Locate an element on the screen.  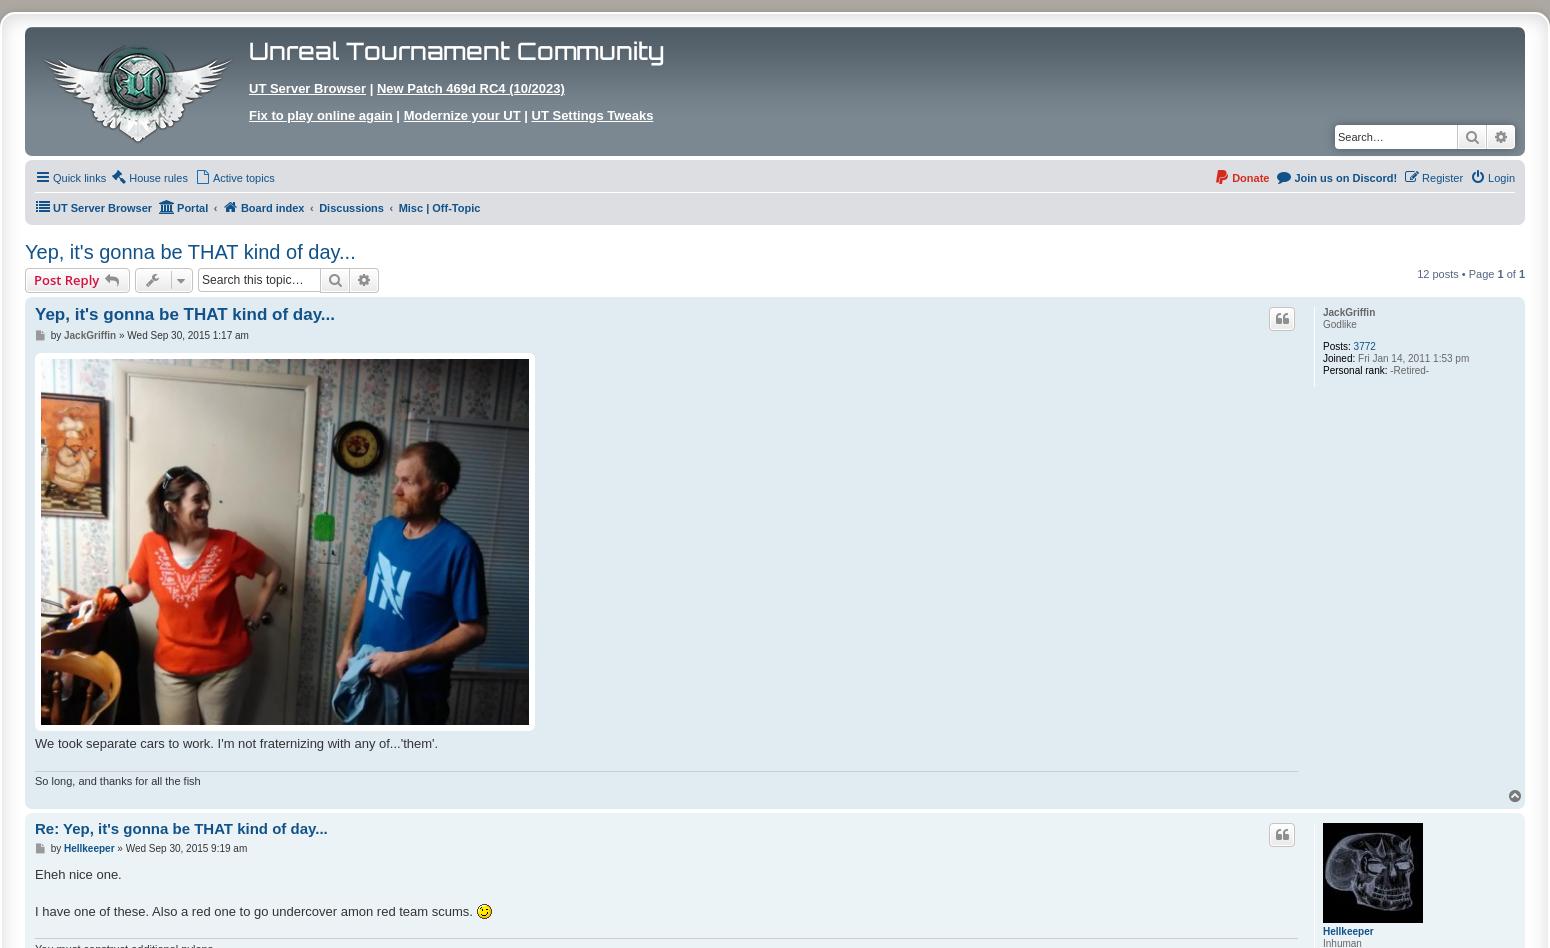
'Eheh nice one.' is located at coordinates (76, 873).